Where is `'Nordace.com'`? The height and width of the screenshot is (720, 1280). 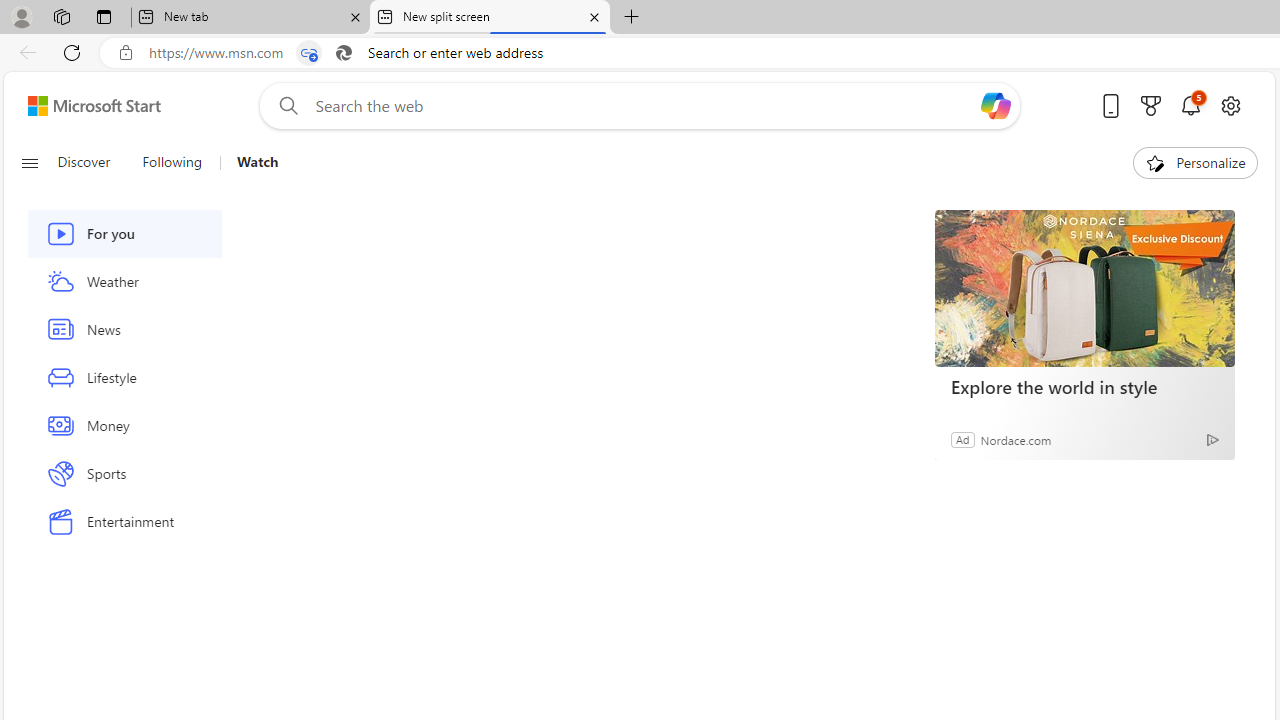
'Nordace.com' is located at coordinates (1016, 438).